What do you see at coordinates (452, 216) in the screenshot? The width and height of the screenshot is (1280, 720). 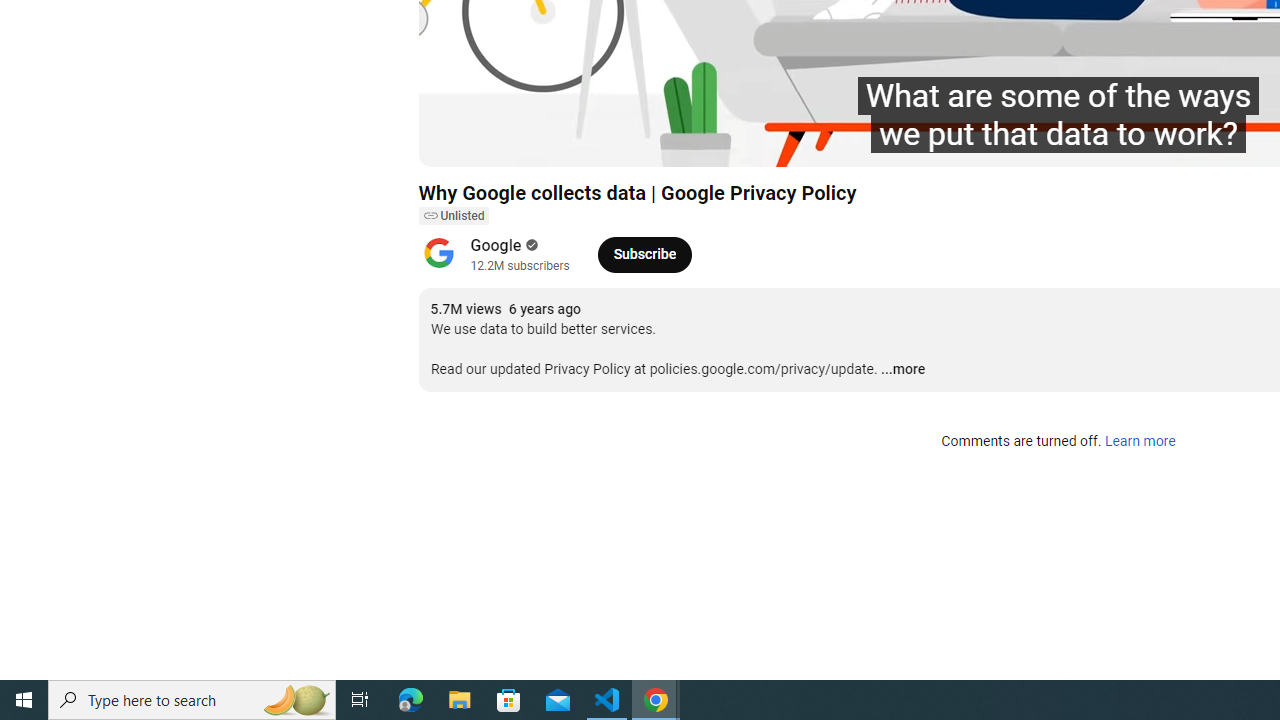 I see `'Unlisted'` at bounding box center [452, 216].